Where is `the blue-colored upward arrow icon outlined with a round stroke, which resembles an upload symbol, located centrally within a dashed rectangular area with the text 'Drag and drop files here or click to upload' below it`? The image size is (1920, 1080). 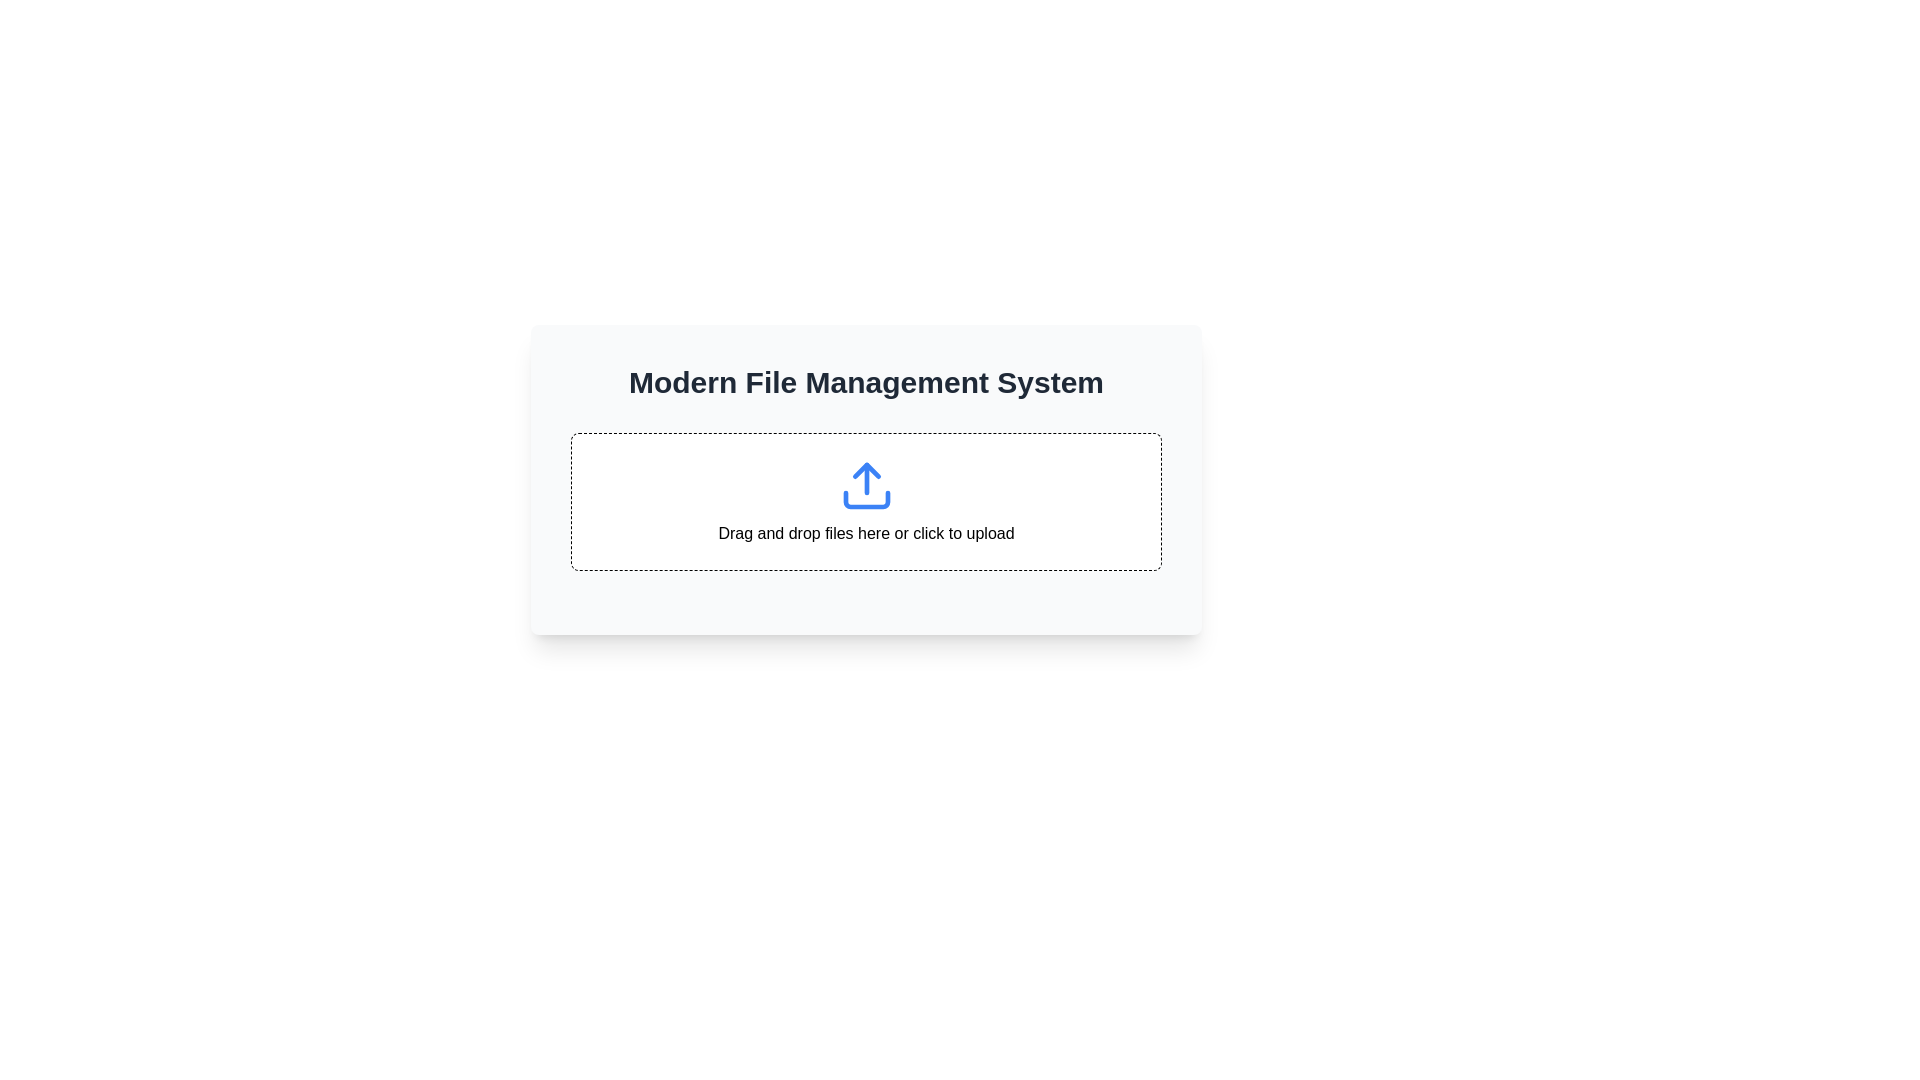
the blue-colored upward arrow icon outlined with a round stroke, which resembles an upload symbol, located centrally within a dashed rectangular area with the text 'Drag and drop files here or click to upload' below it is located at coordinates (866, 486).